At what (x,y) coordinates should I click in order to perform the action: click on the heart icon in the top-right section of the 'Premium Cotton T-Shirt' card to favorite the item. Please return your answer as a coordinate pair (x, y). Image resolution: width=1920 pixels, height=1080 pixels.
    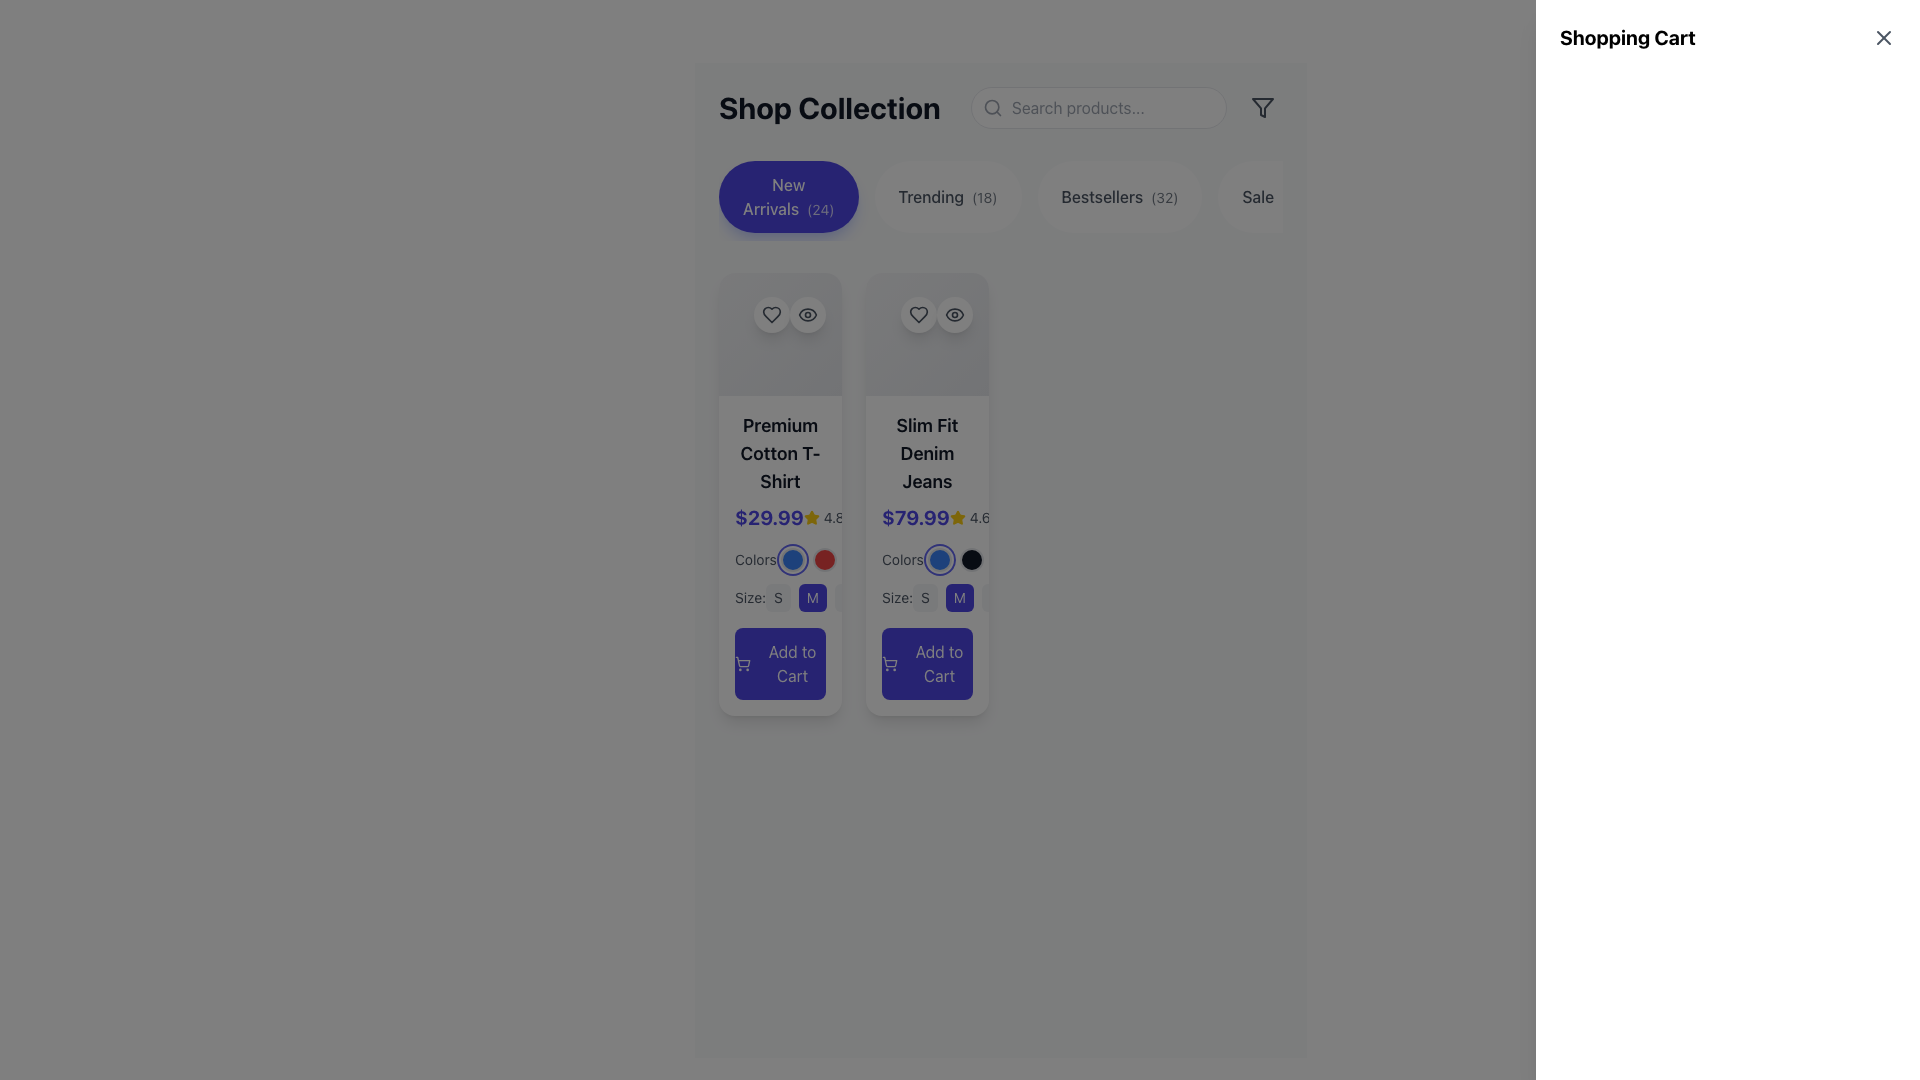
    Looking at the image, I should click on (789, 311).